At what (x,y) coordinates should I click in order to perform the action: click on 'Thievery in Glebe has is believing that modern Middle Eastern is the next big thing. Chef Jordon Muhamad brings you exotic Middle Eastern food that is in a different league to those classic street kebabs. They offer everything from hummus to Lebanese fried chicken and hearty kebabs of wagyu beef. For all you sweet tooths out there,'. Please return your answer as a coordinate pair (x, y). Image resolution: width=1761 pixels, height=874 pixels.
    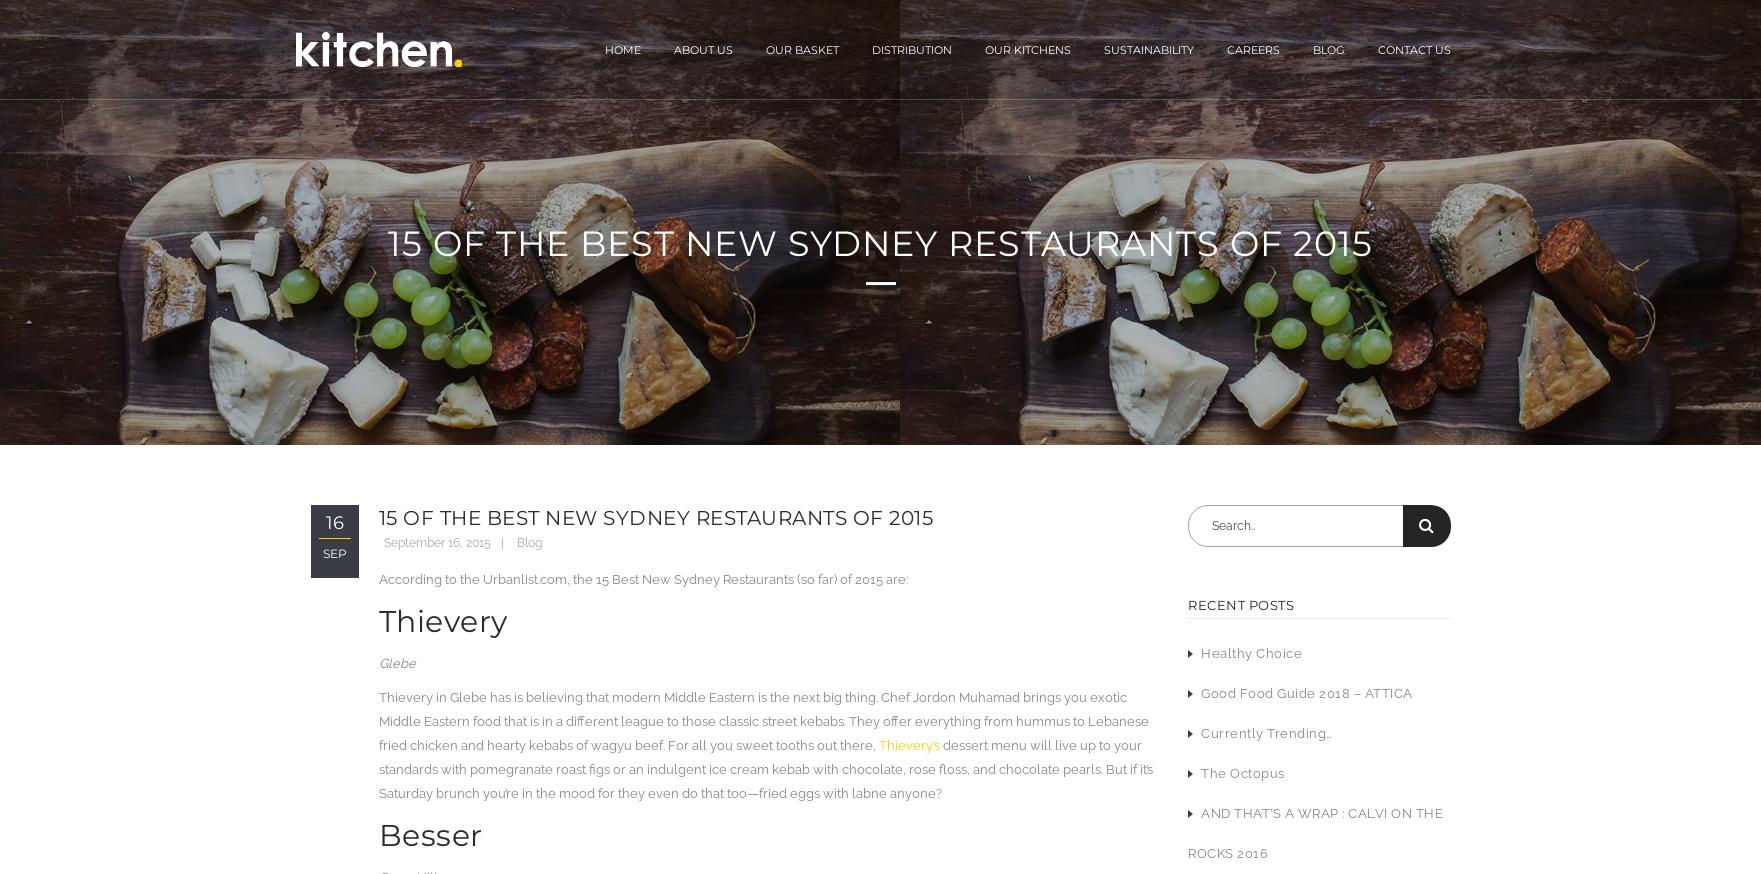
    Looking at the image, I should click on (377, 721).